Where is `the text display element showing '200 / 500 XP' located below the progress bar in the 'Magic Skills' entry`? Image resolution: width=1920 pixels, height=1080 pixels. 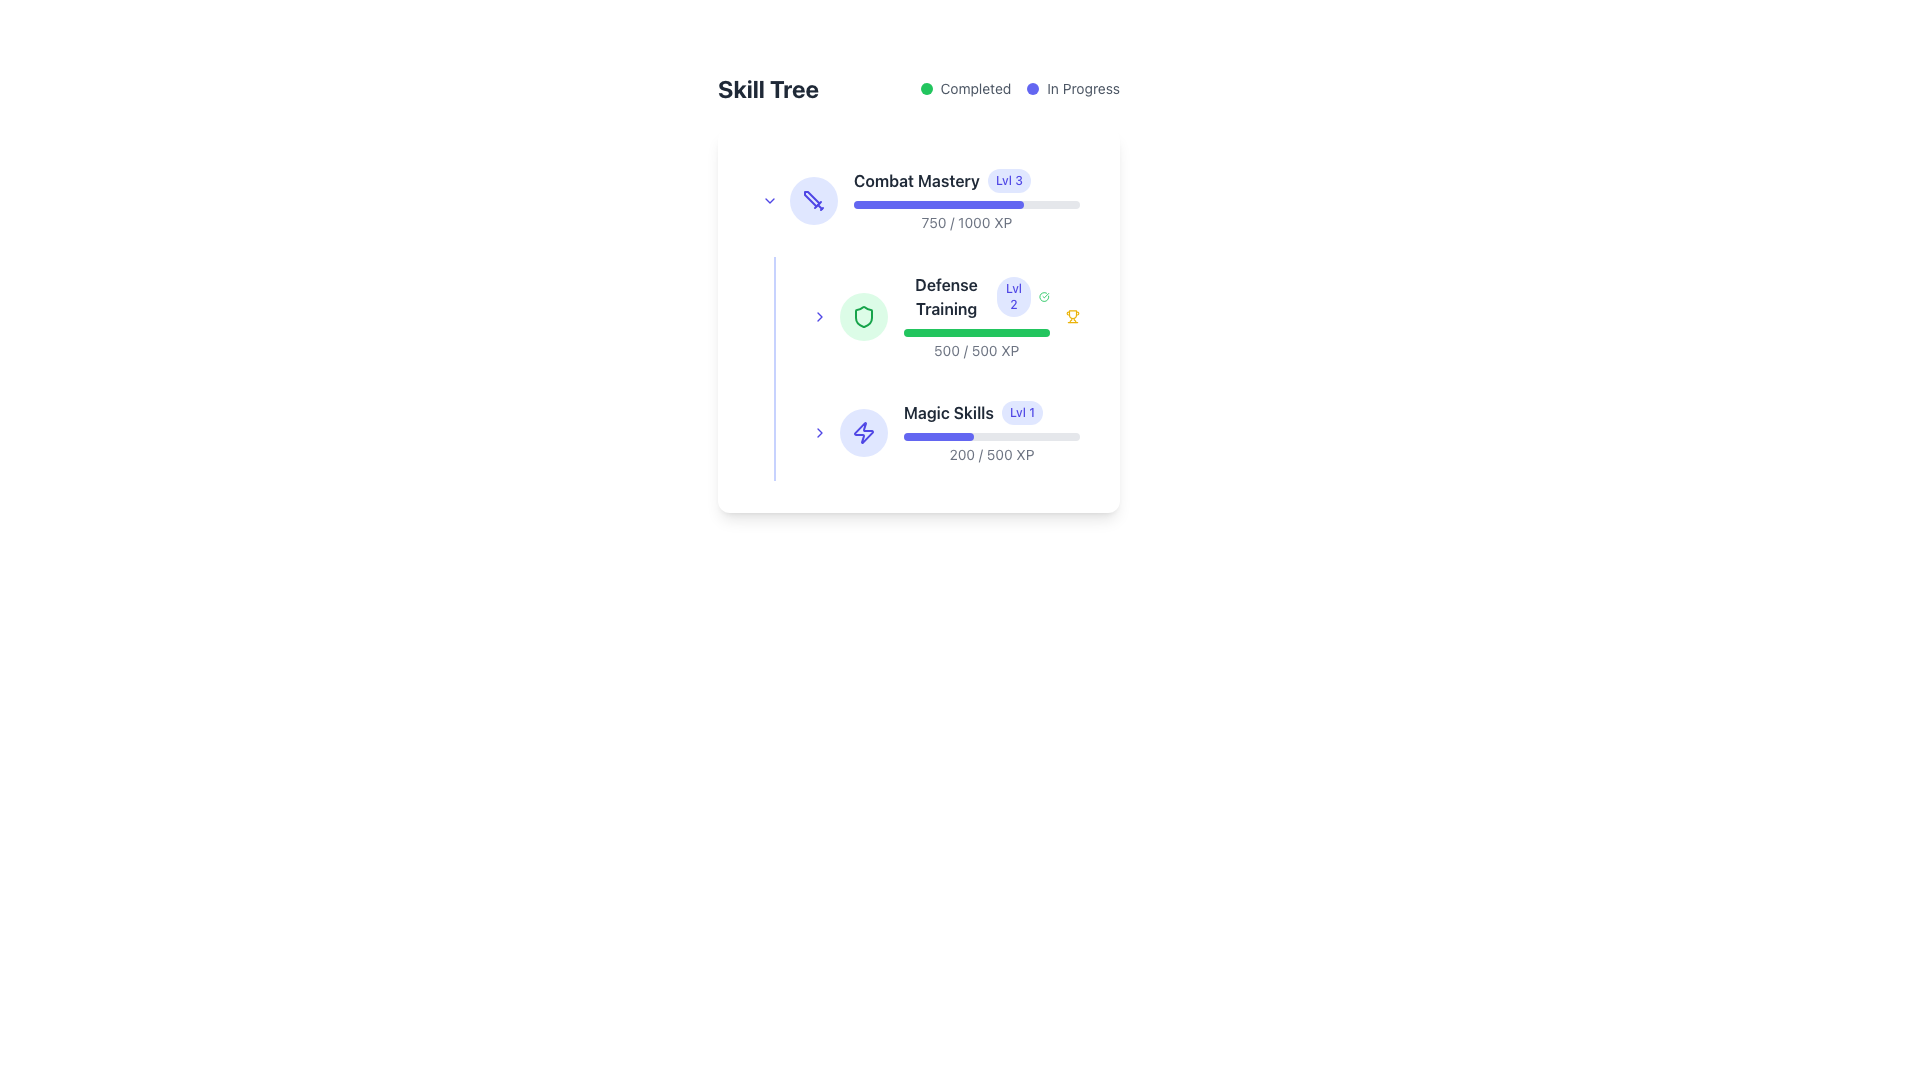
the text display element showing '200 / 500 XP' located below the progress bar in the 'Magic Skills' entry is located at coordinates (992, 455).